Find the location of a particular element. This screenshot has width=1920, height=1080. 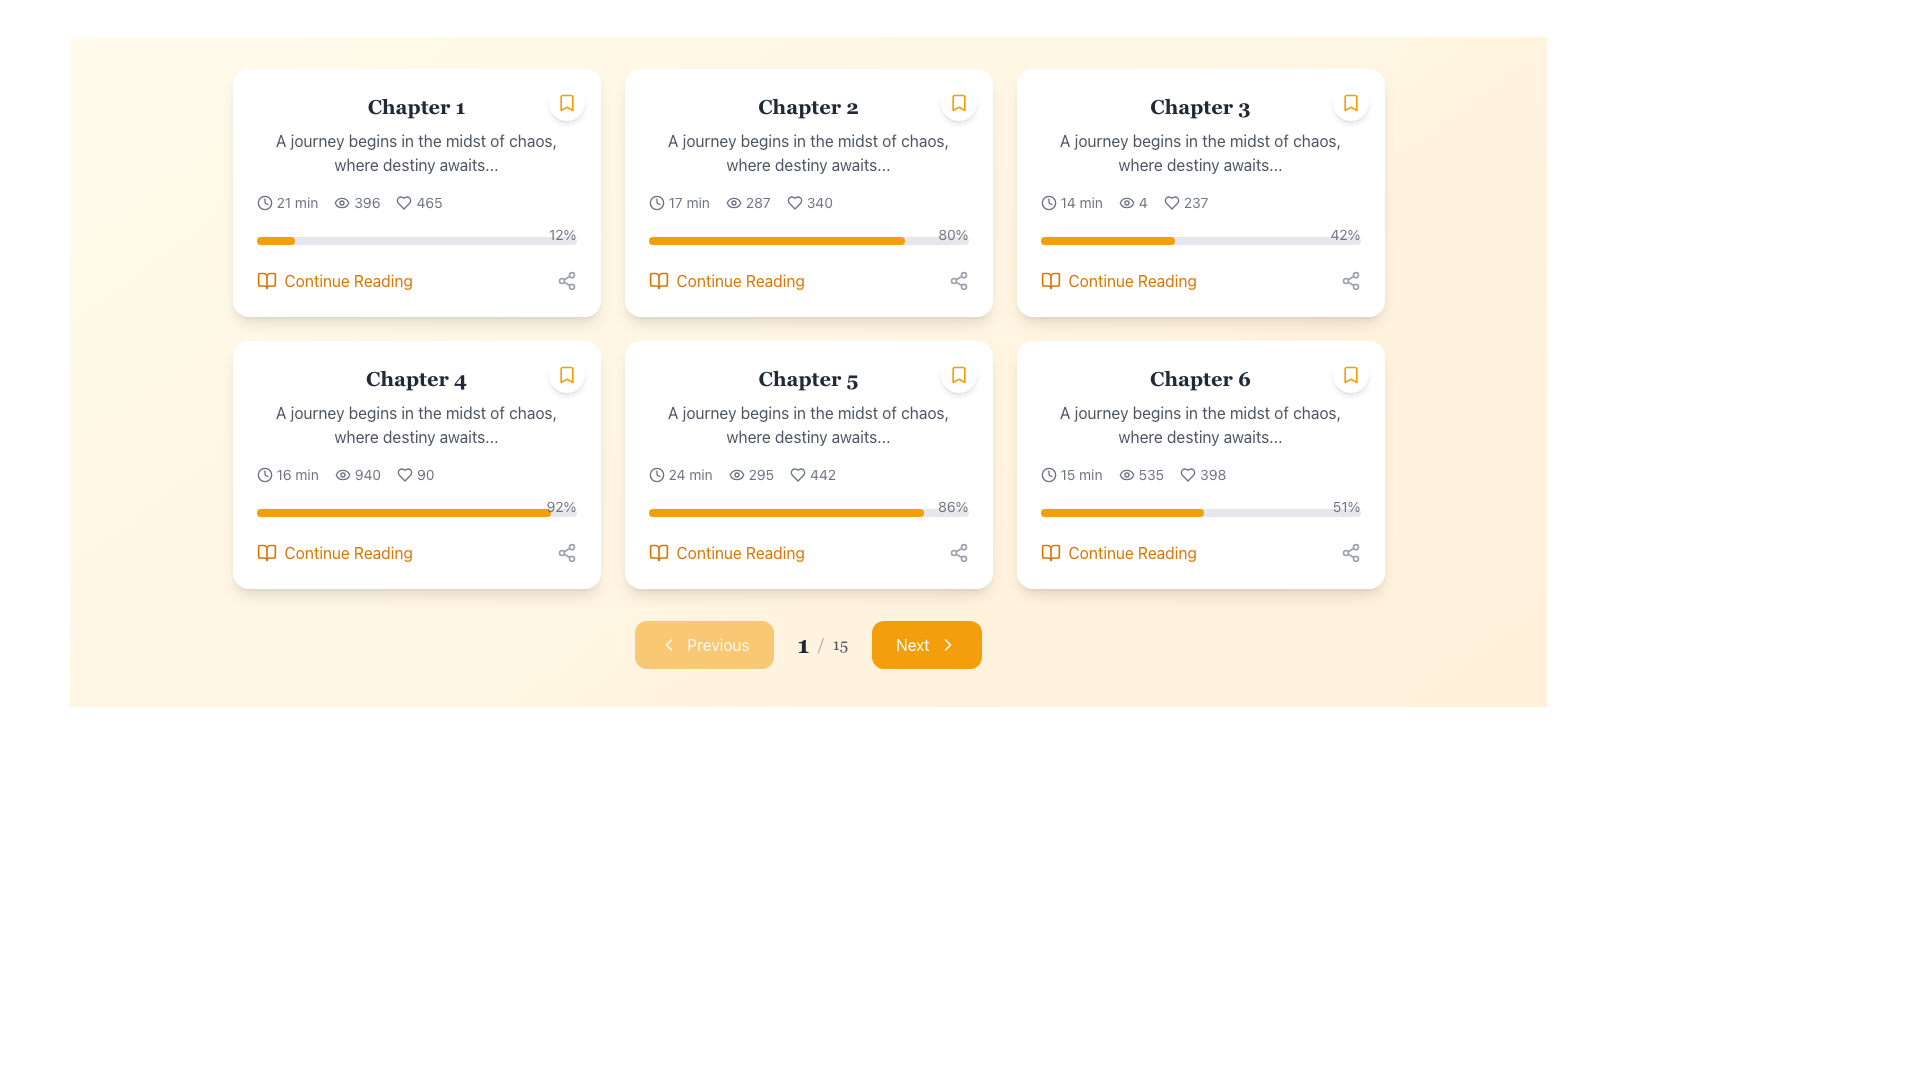

the interactive share icon located in the bottom-right corner of the card for 'Chapter 2', depicted as three connected nodes forming a triangular shape is located at coordinates (957, 281).